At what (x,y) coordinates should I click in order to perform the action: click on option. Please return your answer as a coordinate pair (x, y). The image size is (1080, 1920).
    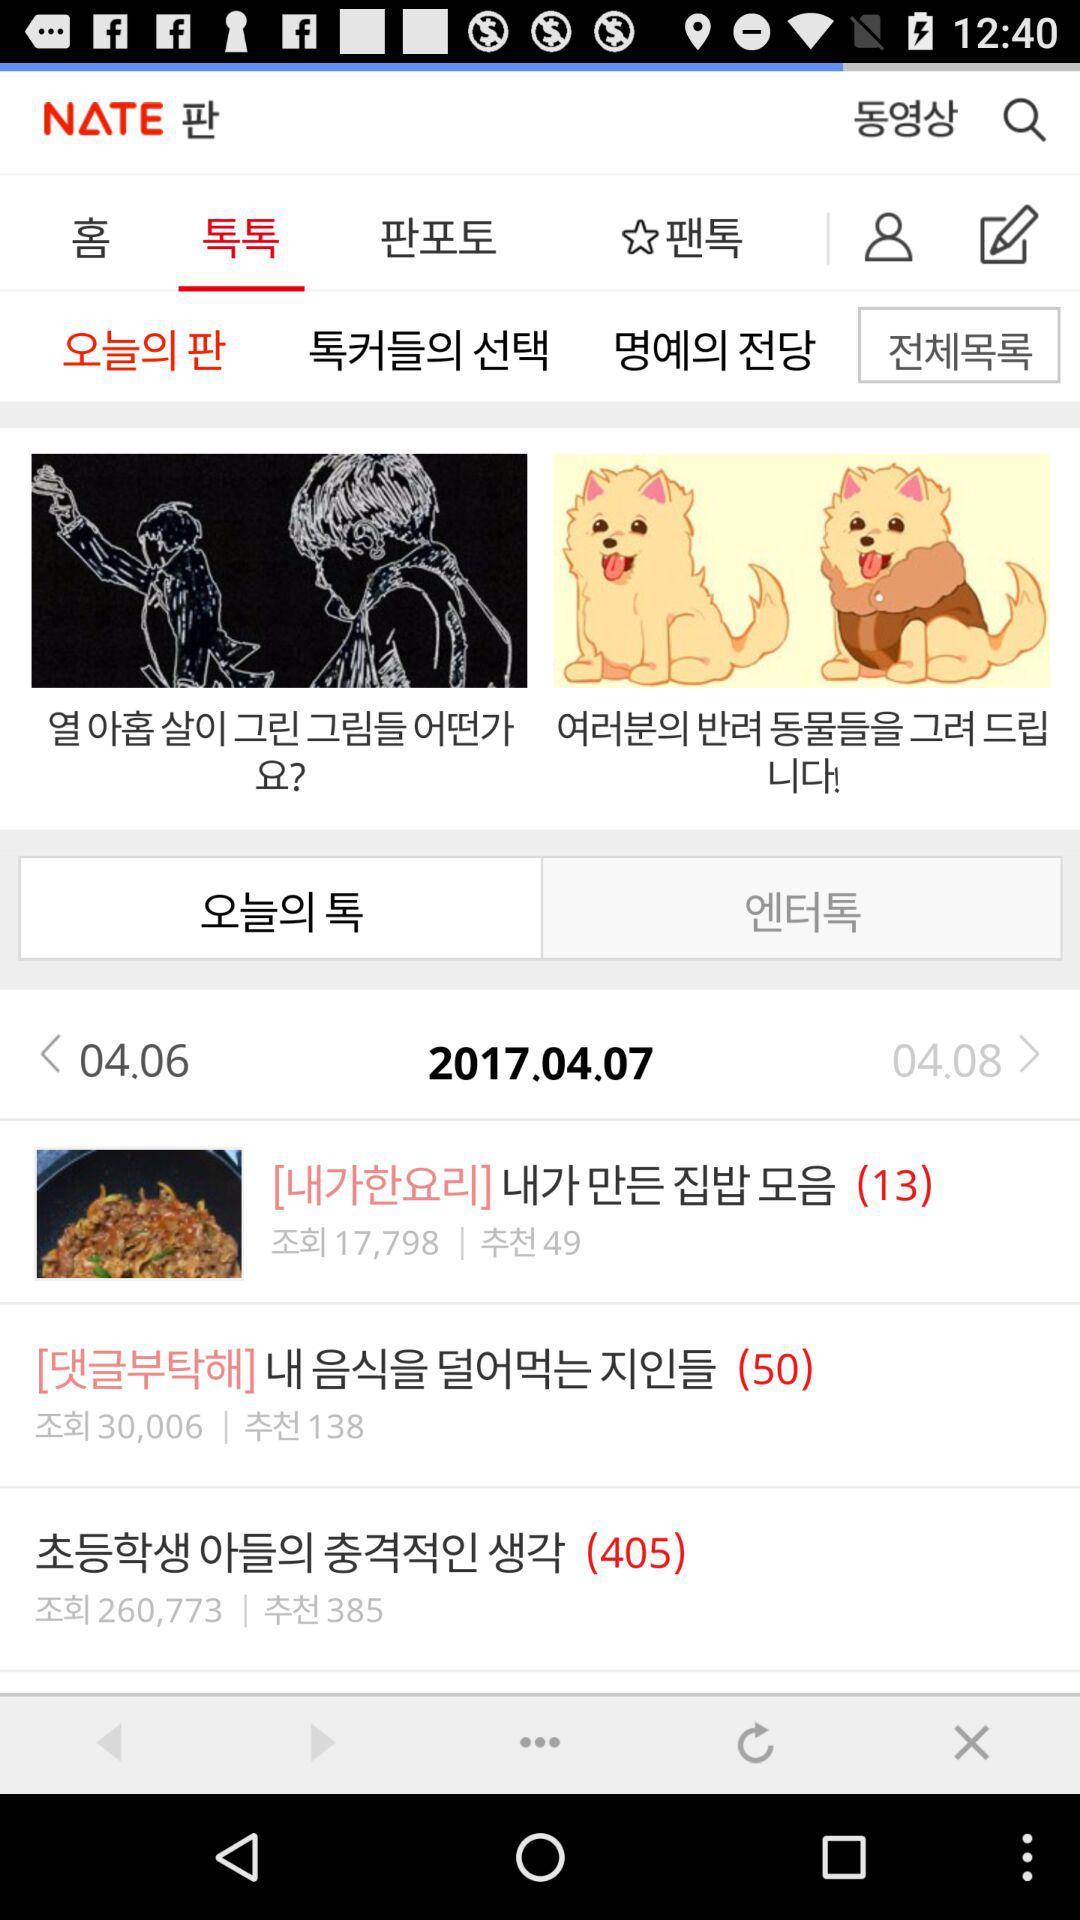
    Looking at the image, I should click on (540, 1740).